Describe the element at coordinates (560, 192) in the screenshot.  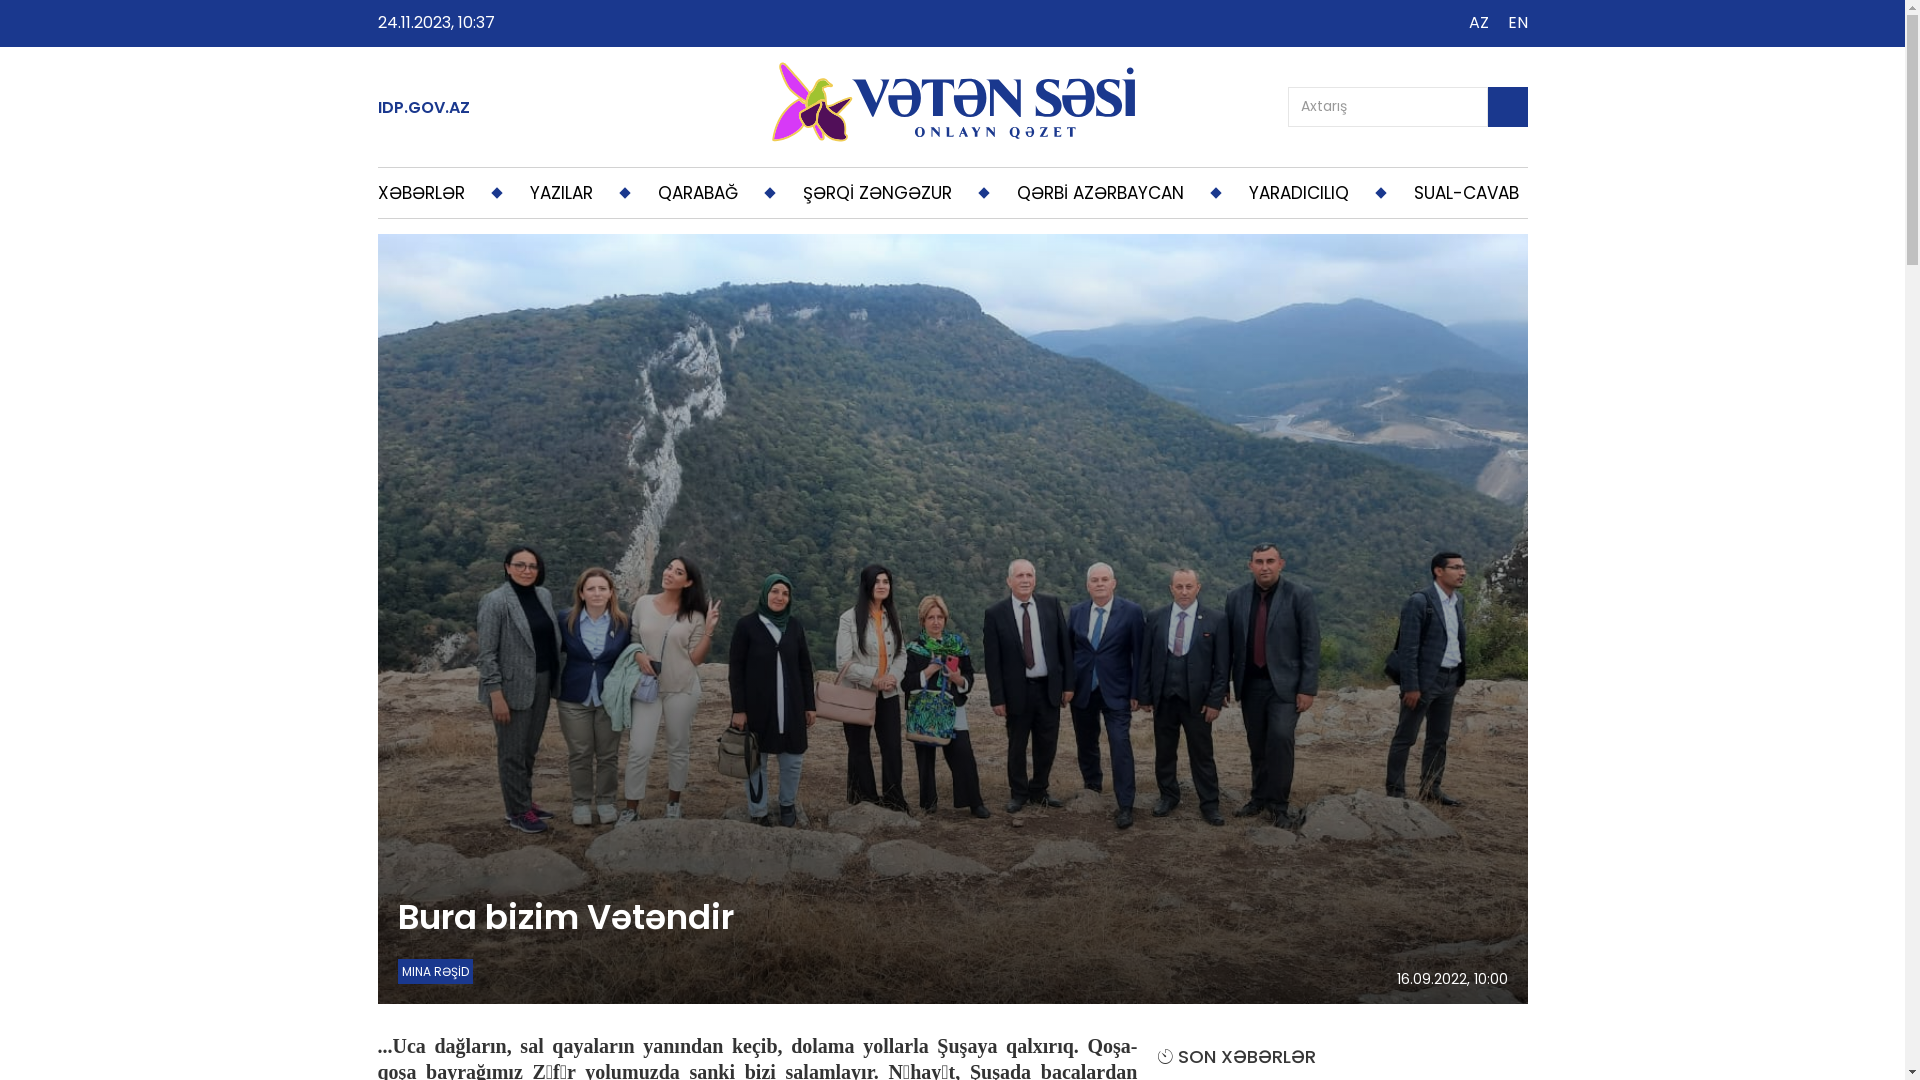
I see `'YAZILAR'` at that location.